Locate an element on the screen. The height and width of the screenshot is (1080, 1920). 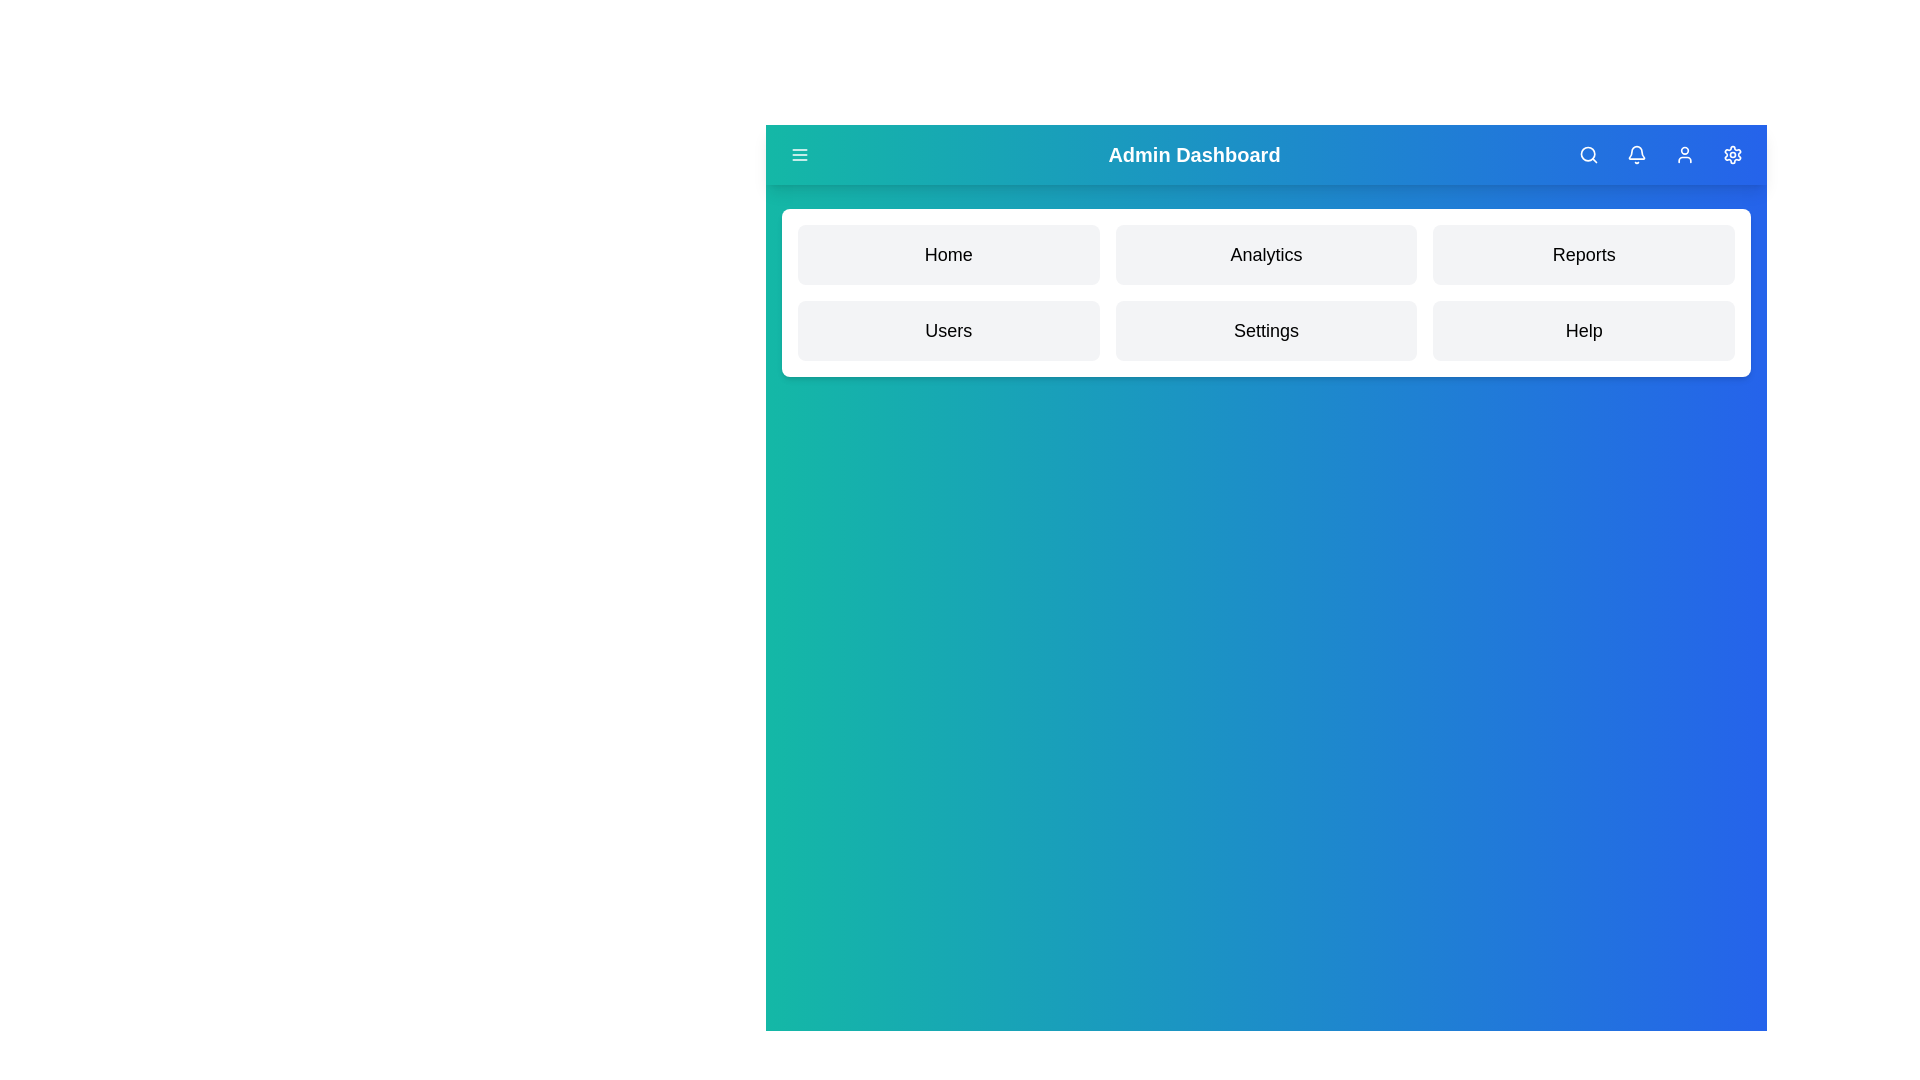
the search icon to activate the search functionality is located at coordinates (1587, 153).